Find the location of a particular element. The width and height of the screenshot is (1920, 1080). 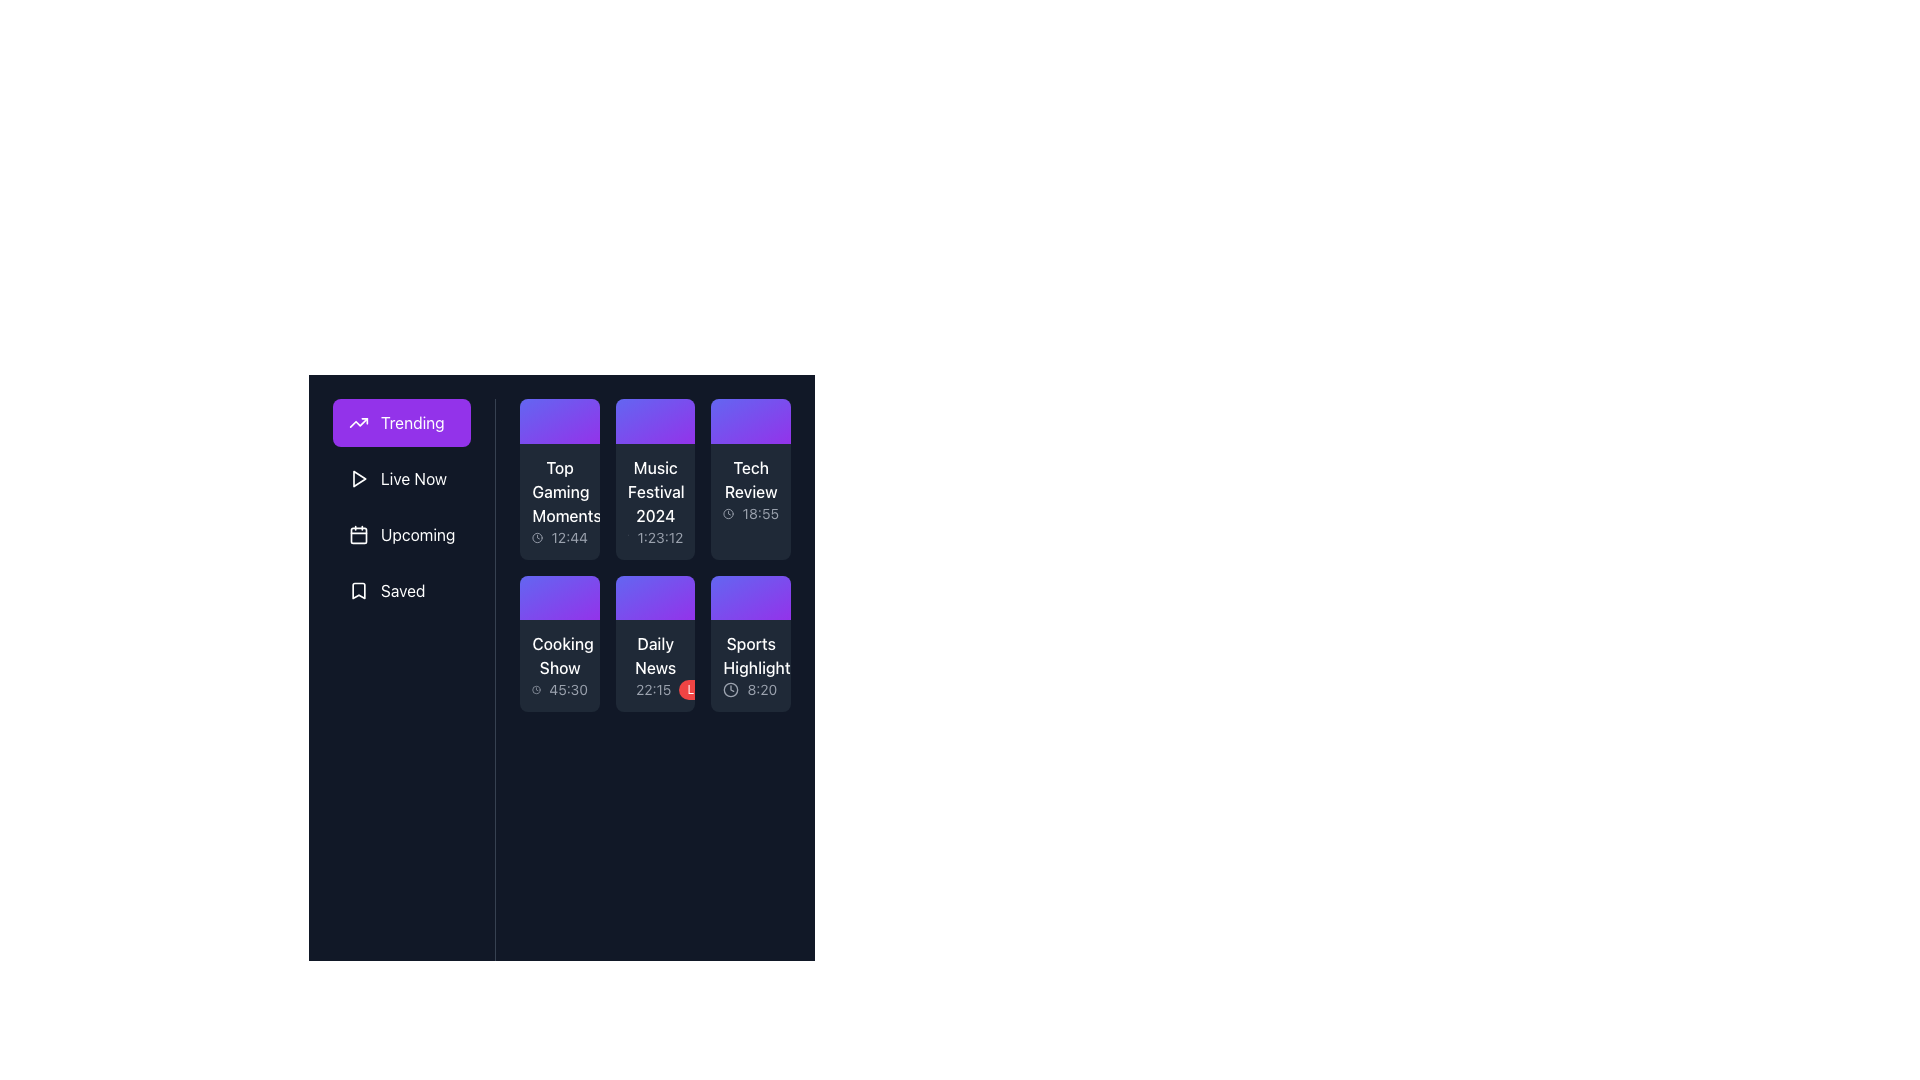

the SVG circle element that represents a part of a clock within the third card under the 'Tech Review' label is located at coordinates (728, 512).